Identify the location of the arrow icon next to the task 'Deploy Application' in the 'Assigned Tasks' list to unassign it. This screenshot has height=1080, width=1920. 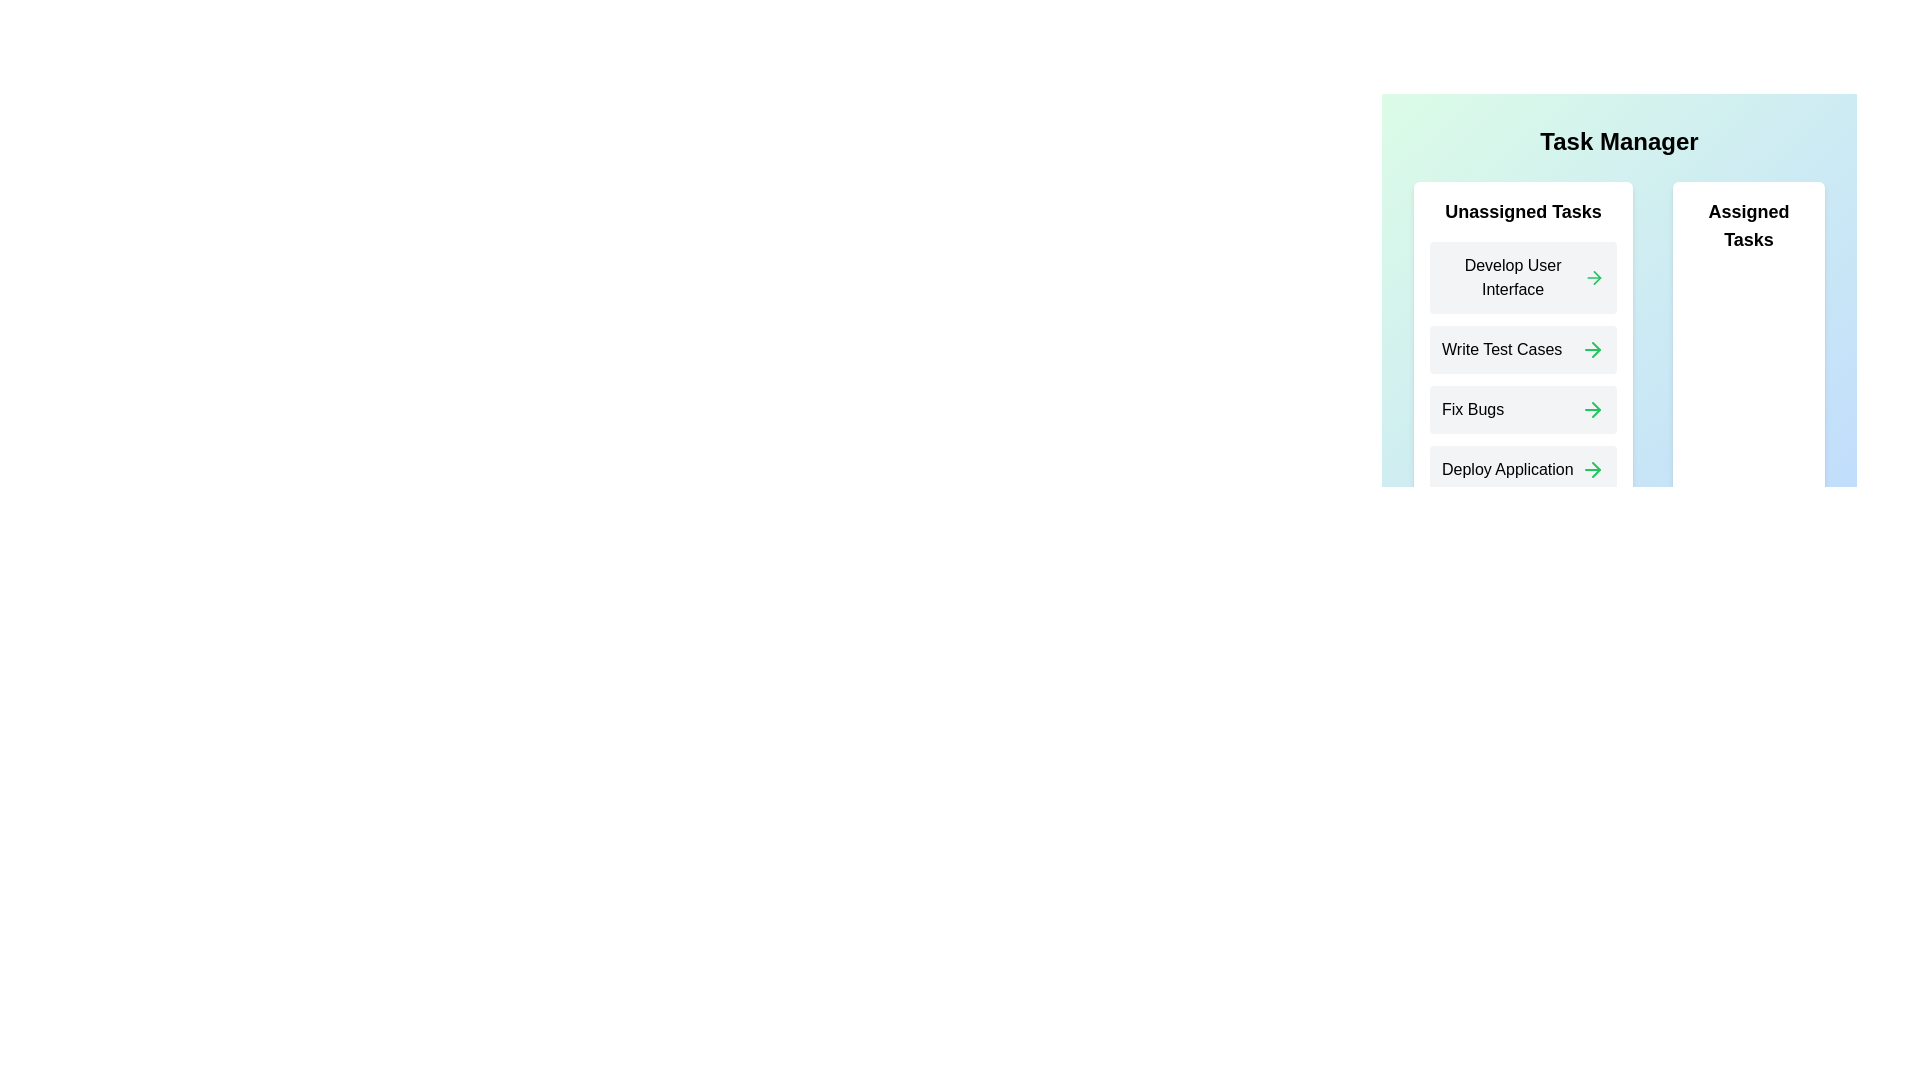
(1592, 470).